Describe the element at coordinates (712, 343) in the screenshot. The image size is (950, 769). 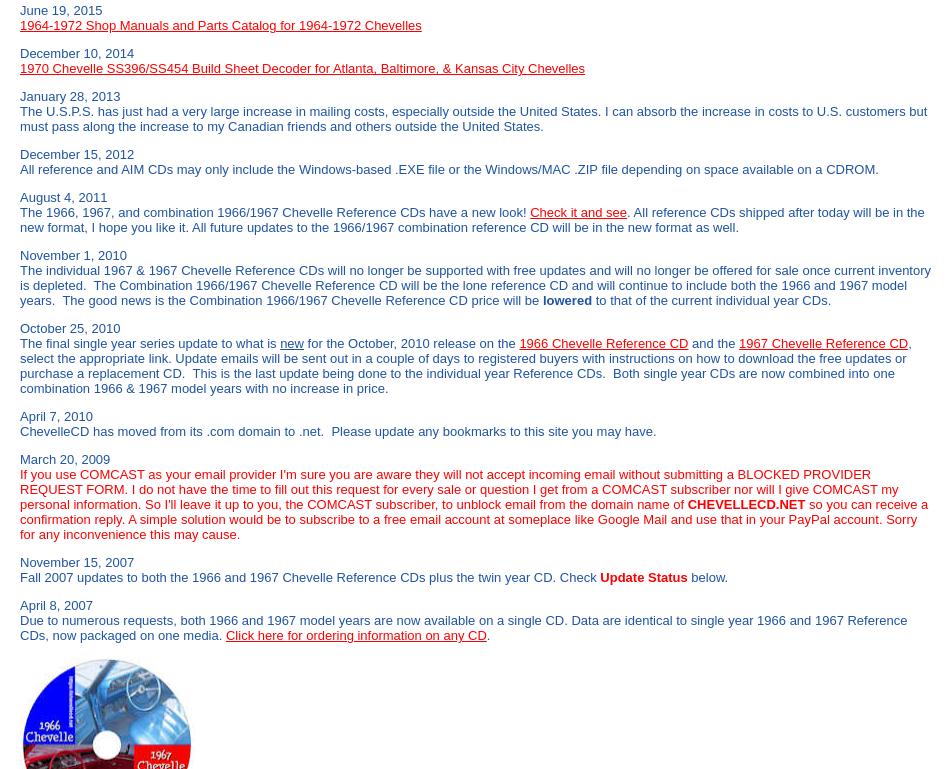
I see `'and the'` at that location.